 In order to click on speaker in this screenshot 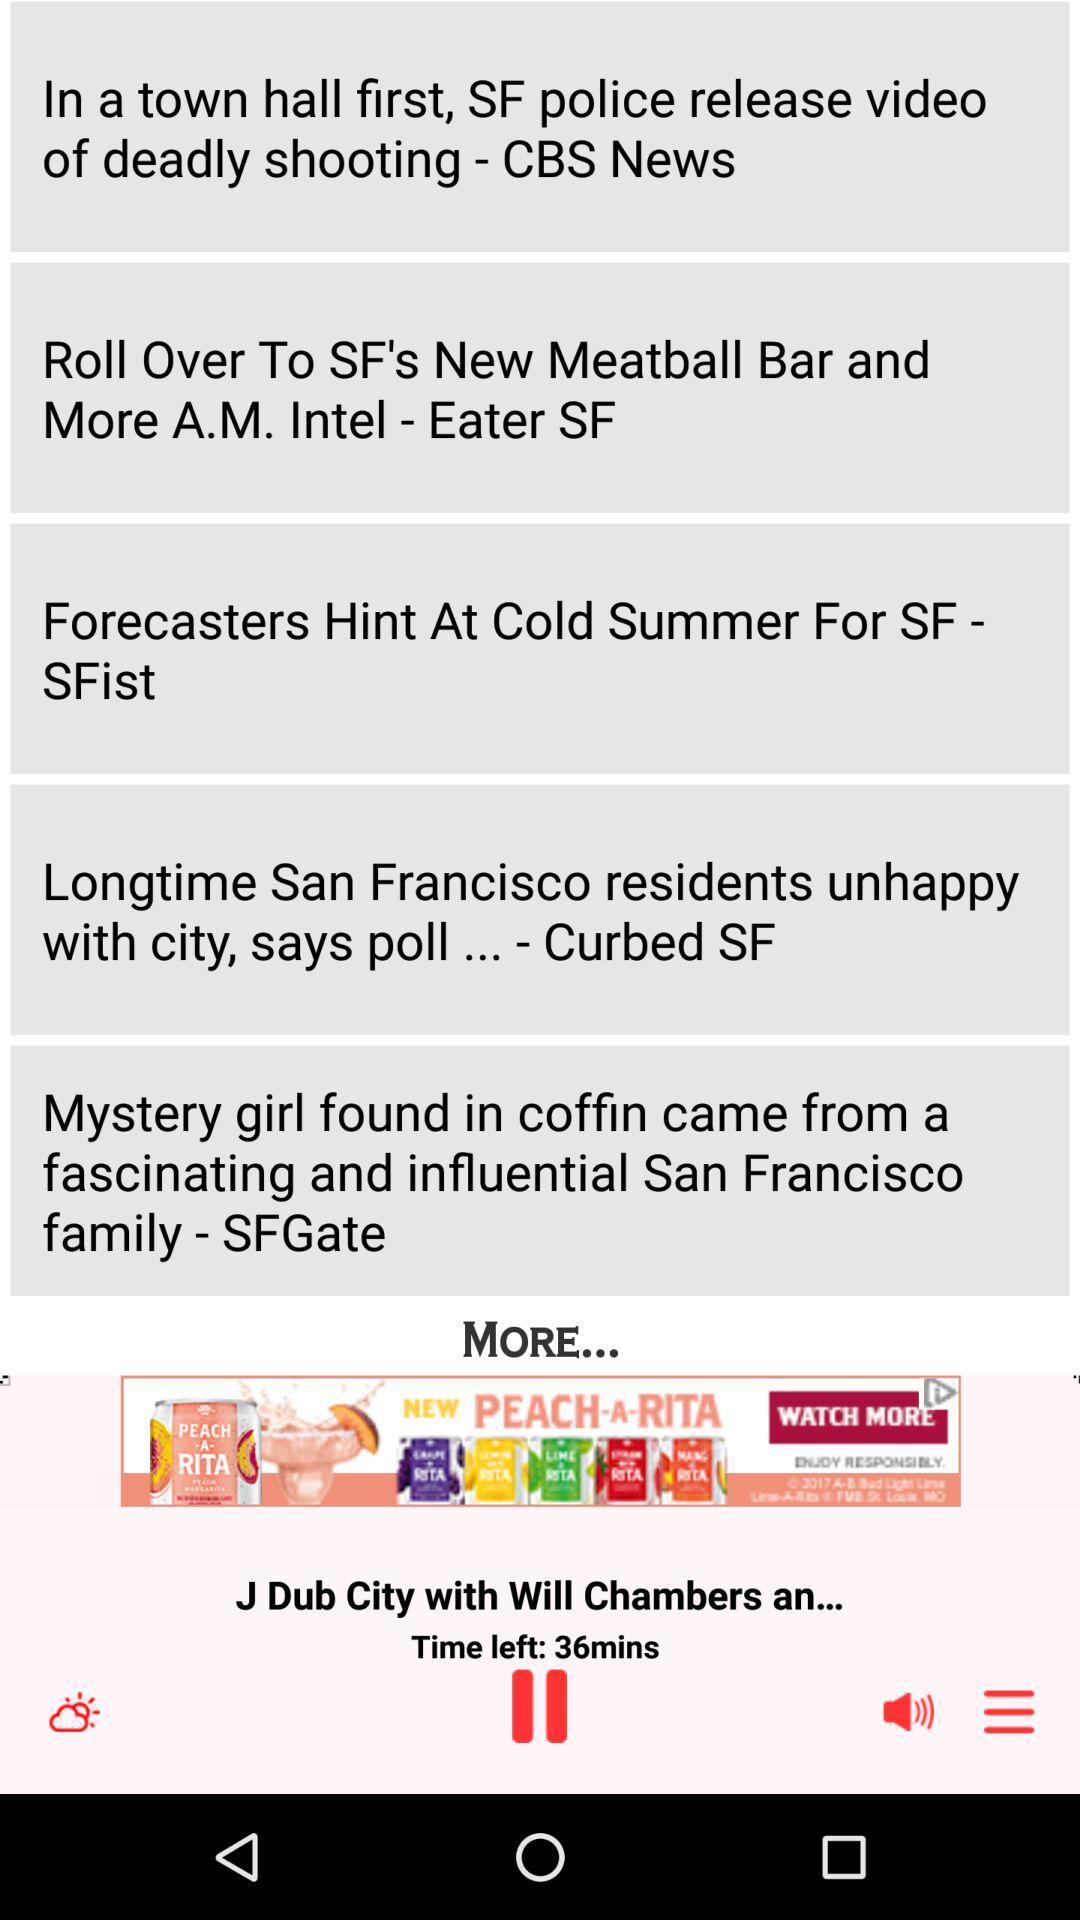, I will do `click(908, 1710)`.